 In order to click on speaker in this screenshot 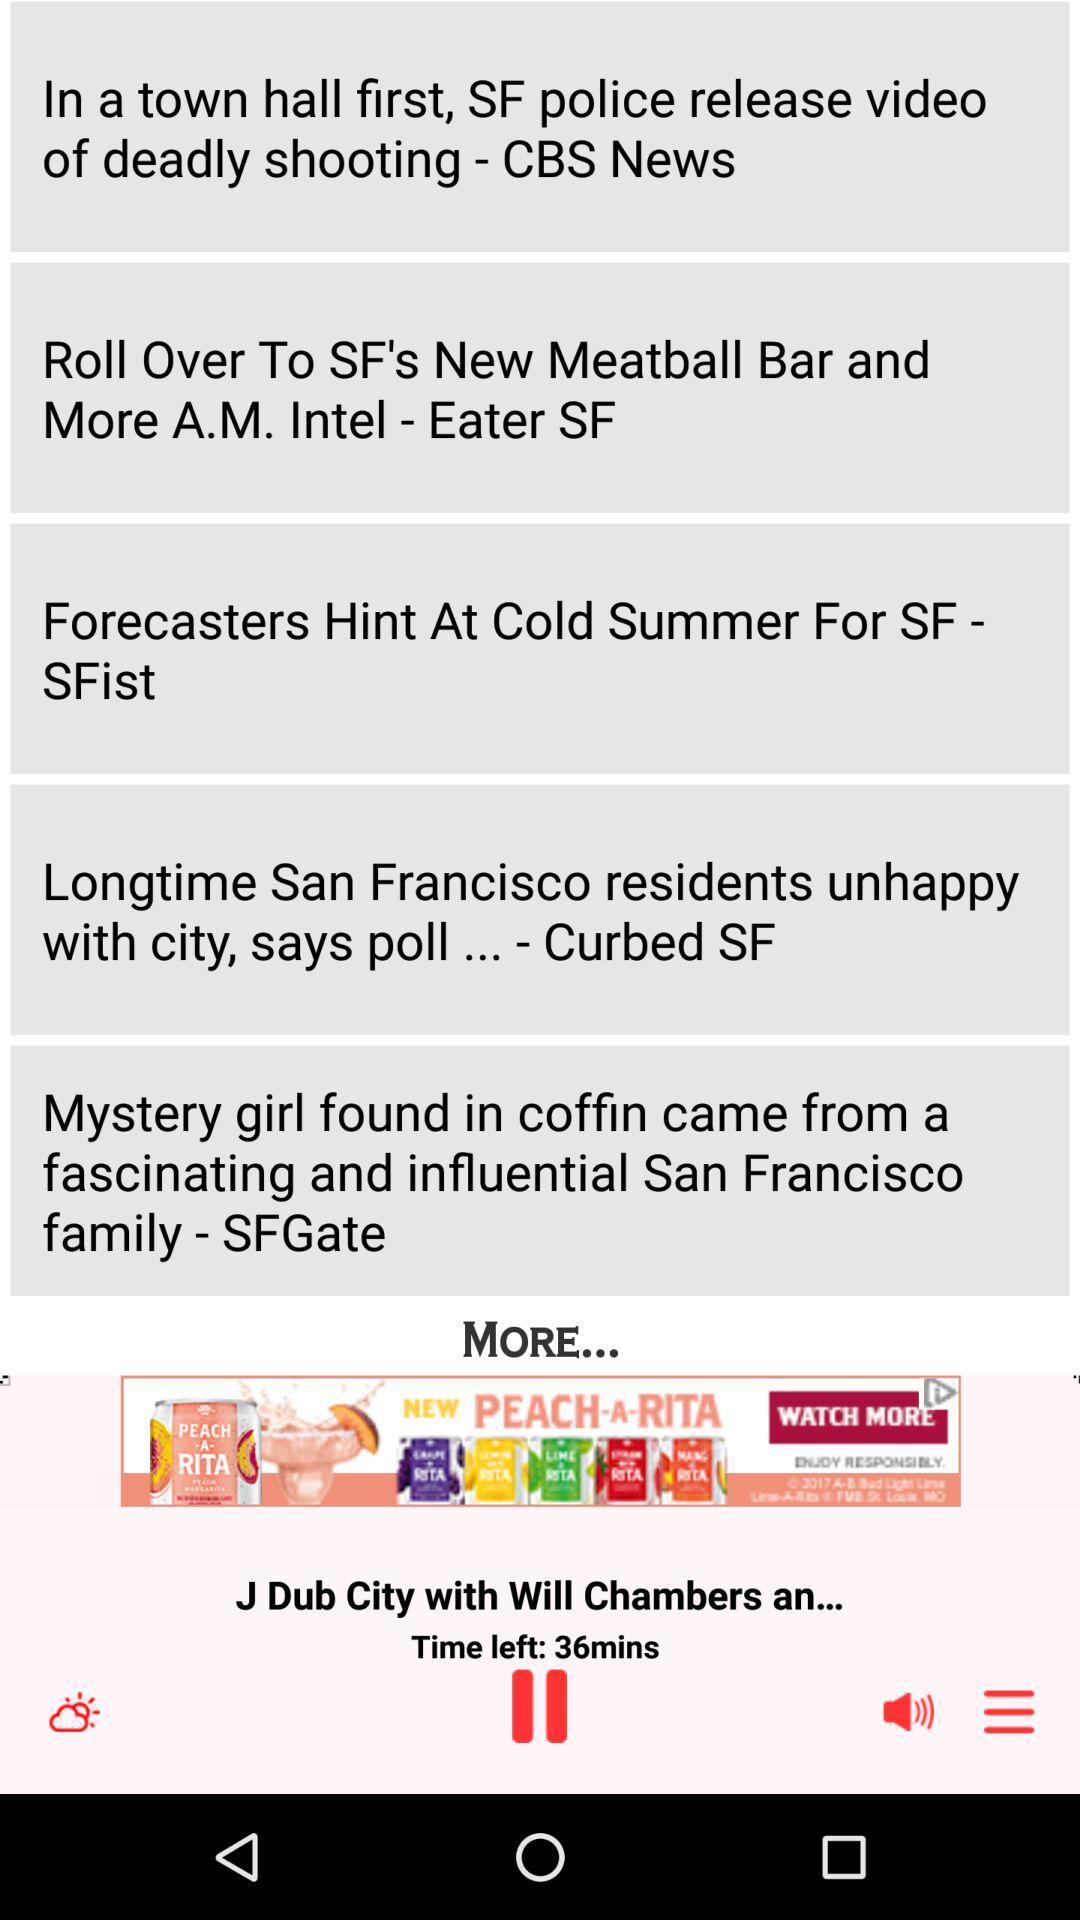, I will do `click(908, 1710)`.